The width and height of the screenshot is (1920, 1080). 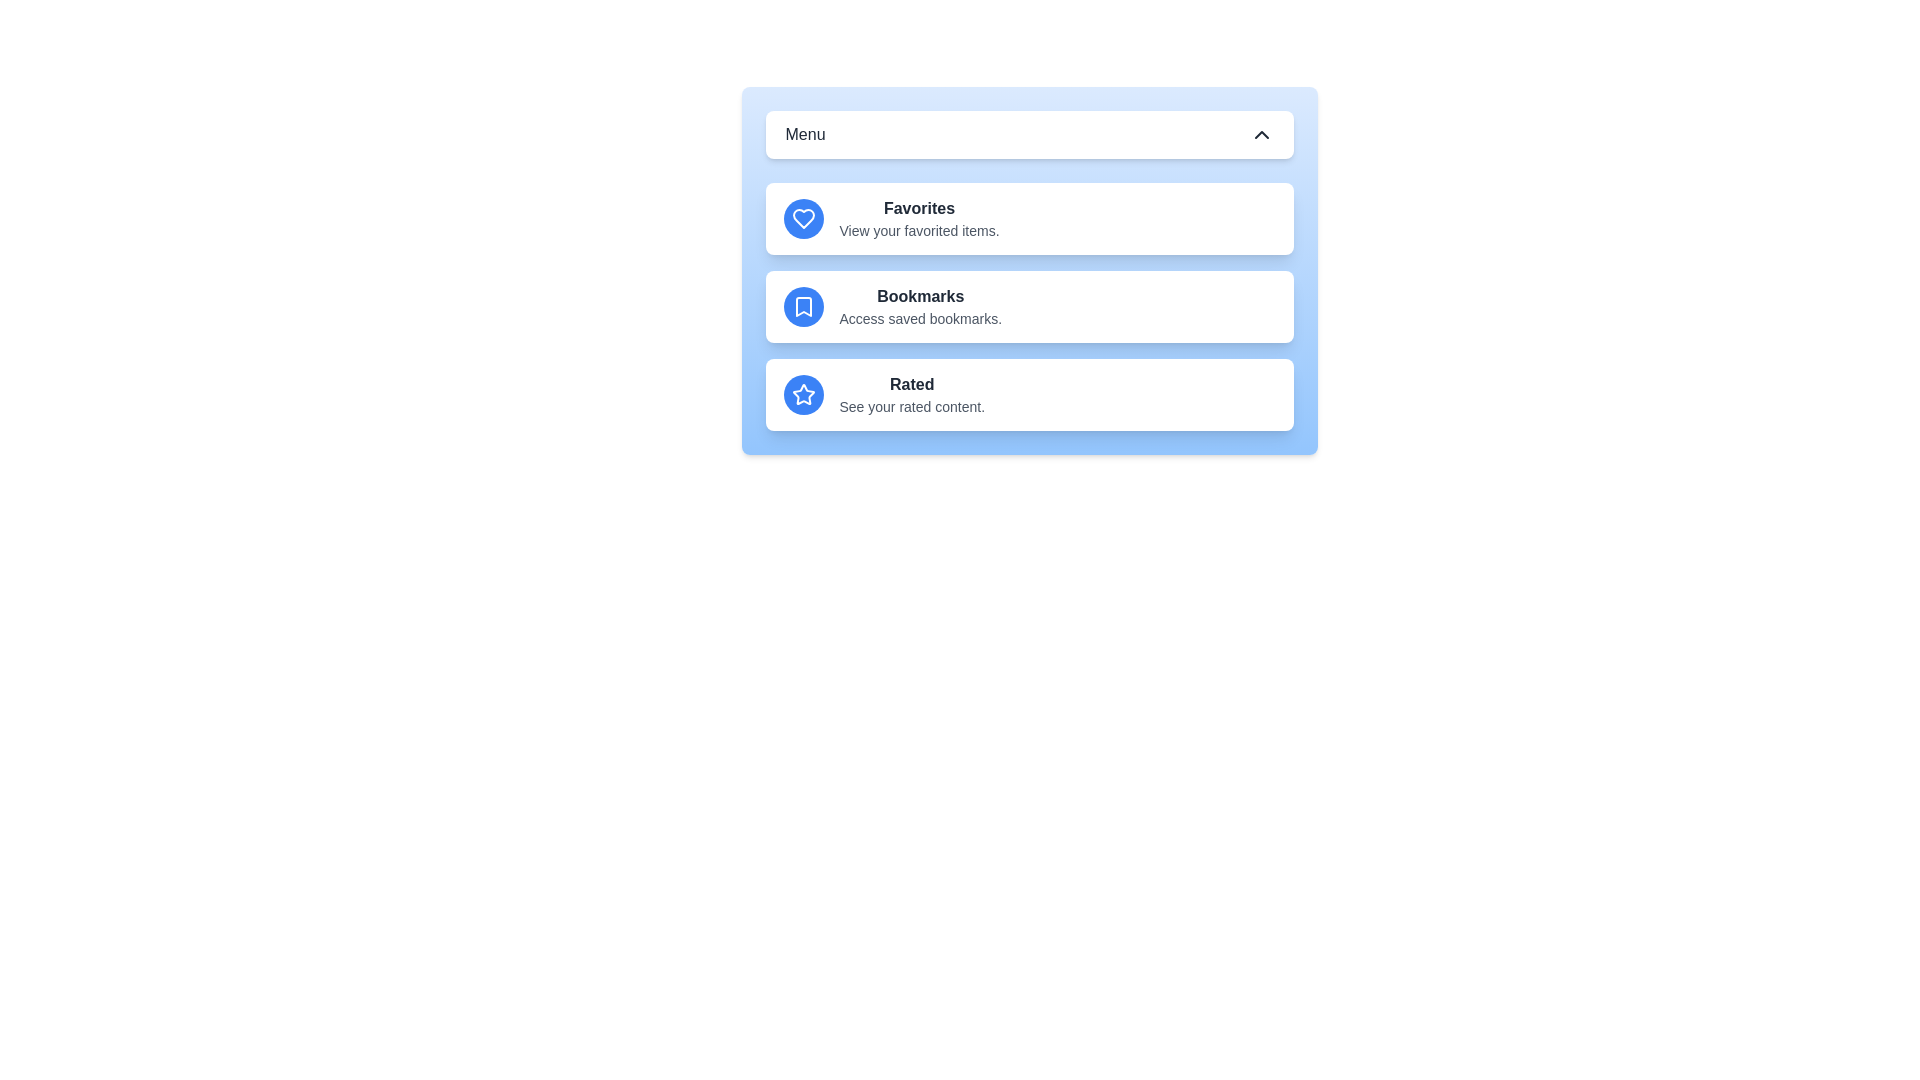 I want to click on the menu item Bookmarks, so click(x=1029, y=307).